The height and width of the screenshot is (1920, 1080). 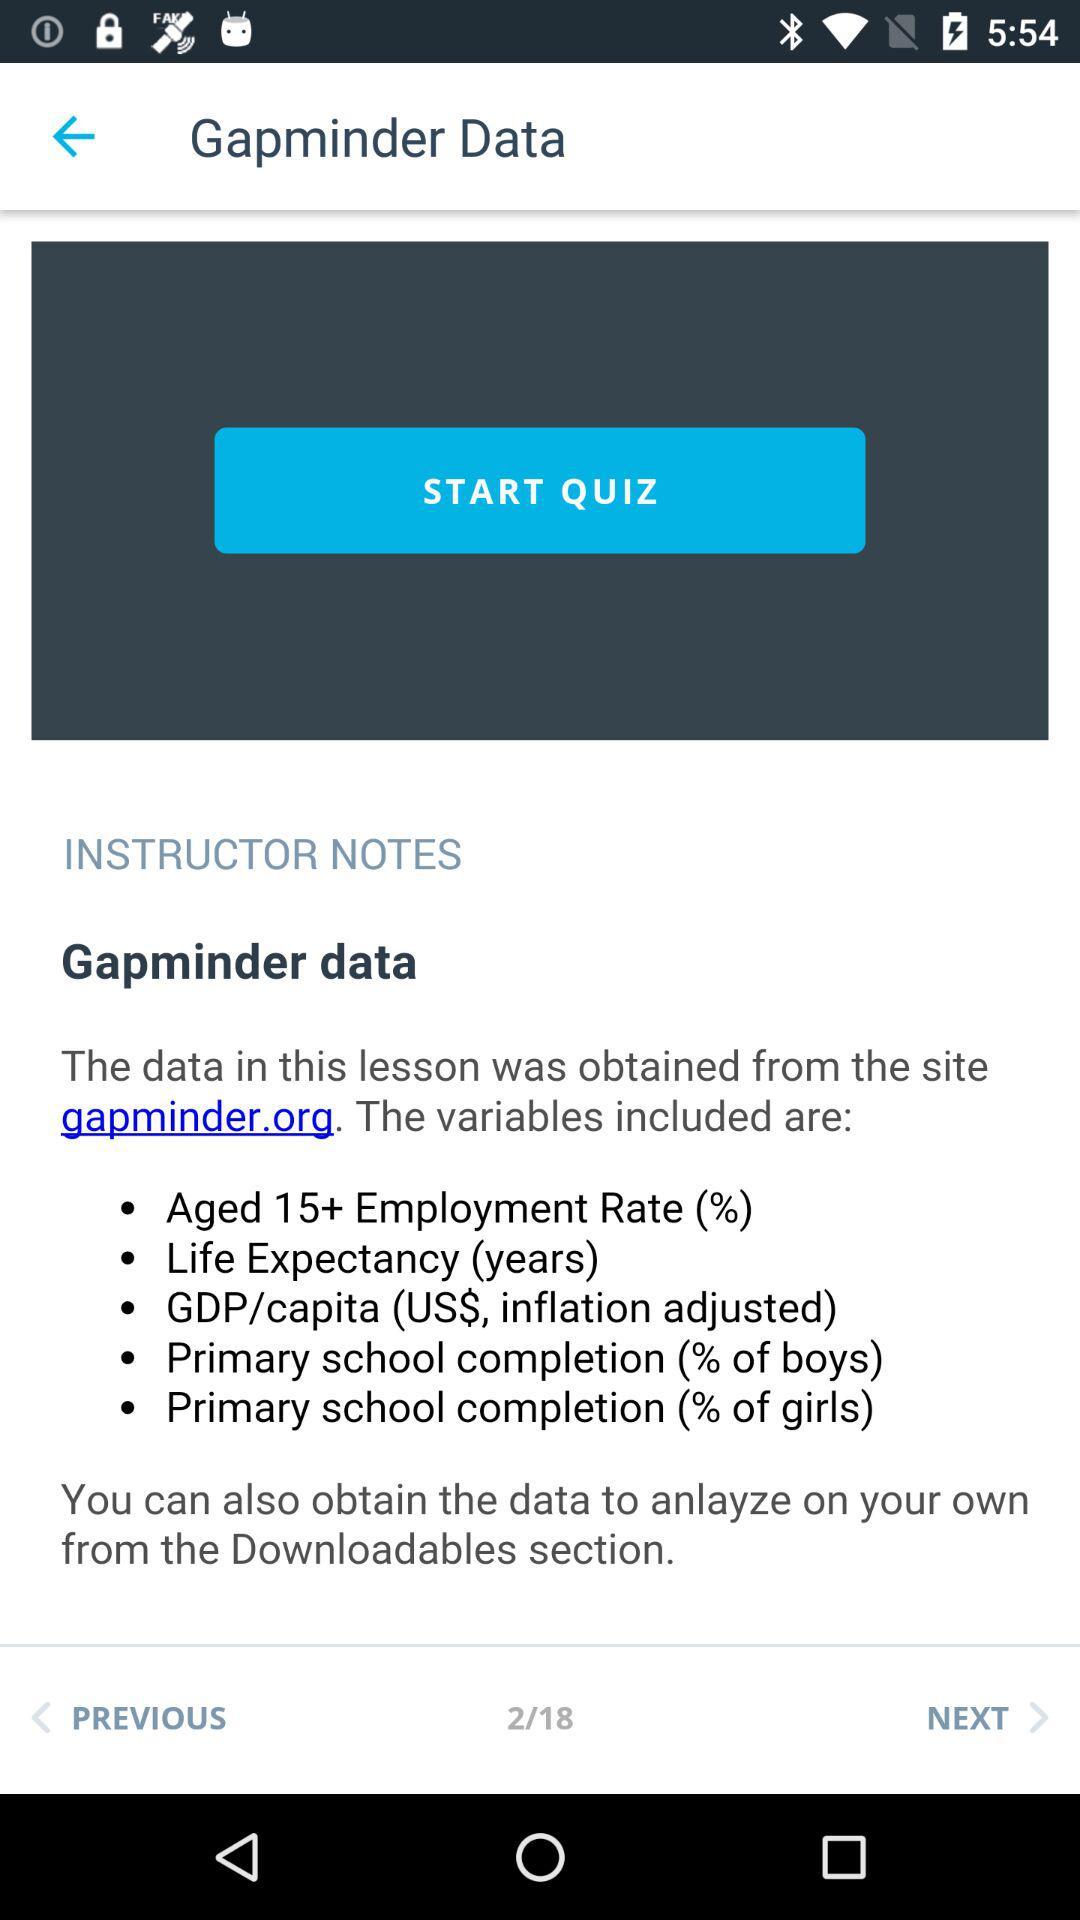 I want to click on instructor note, so click(x=559, y=1263).